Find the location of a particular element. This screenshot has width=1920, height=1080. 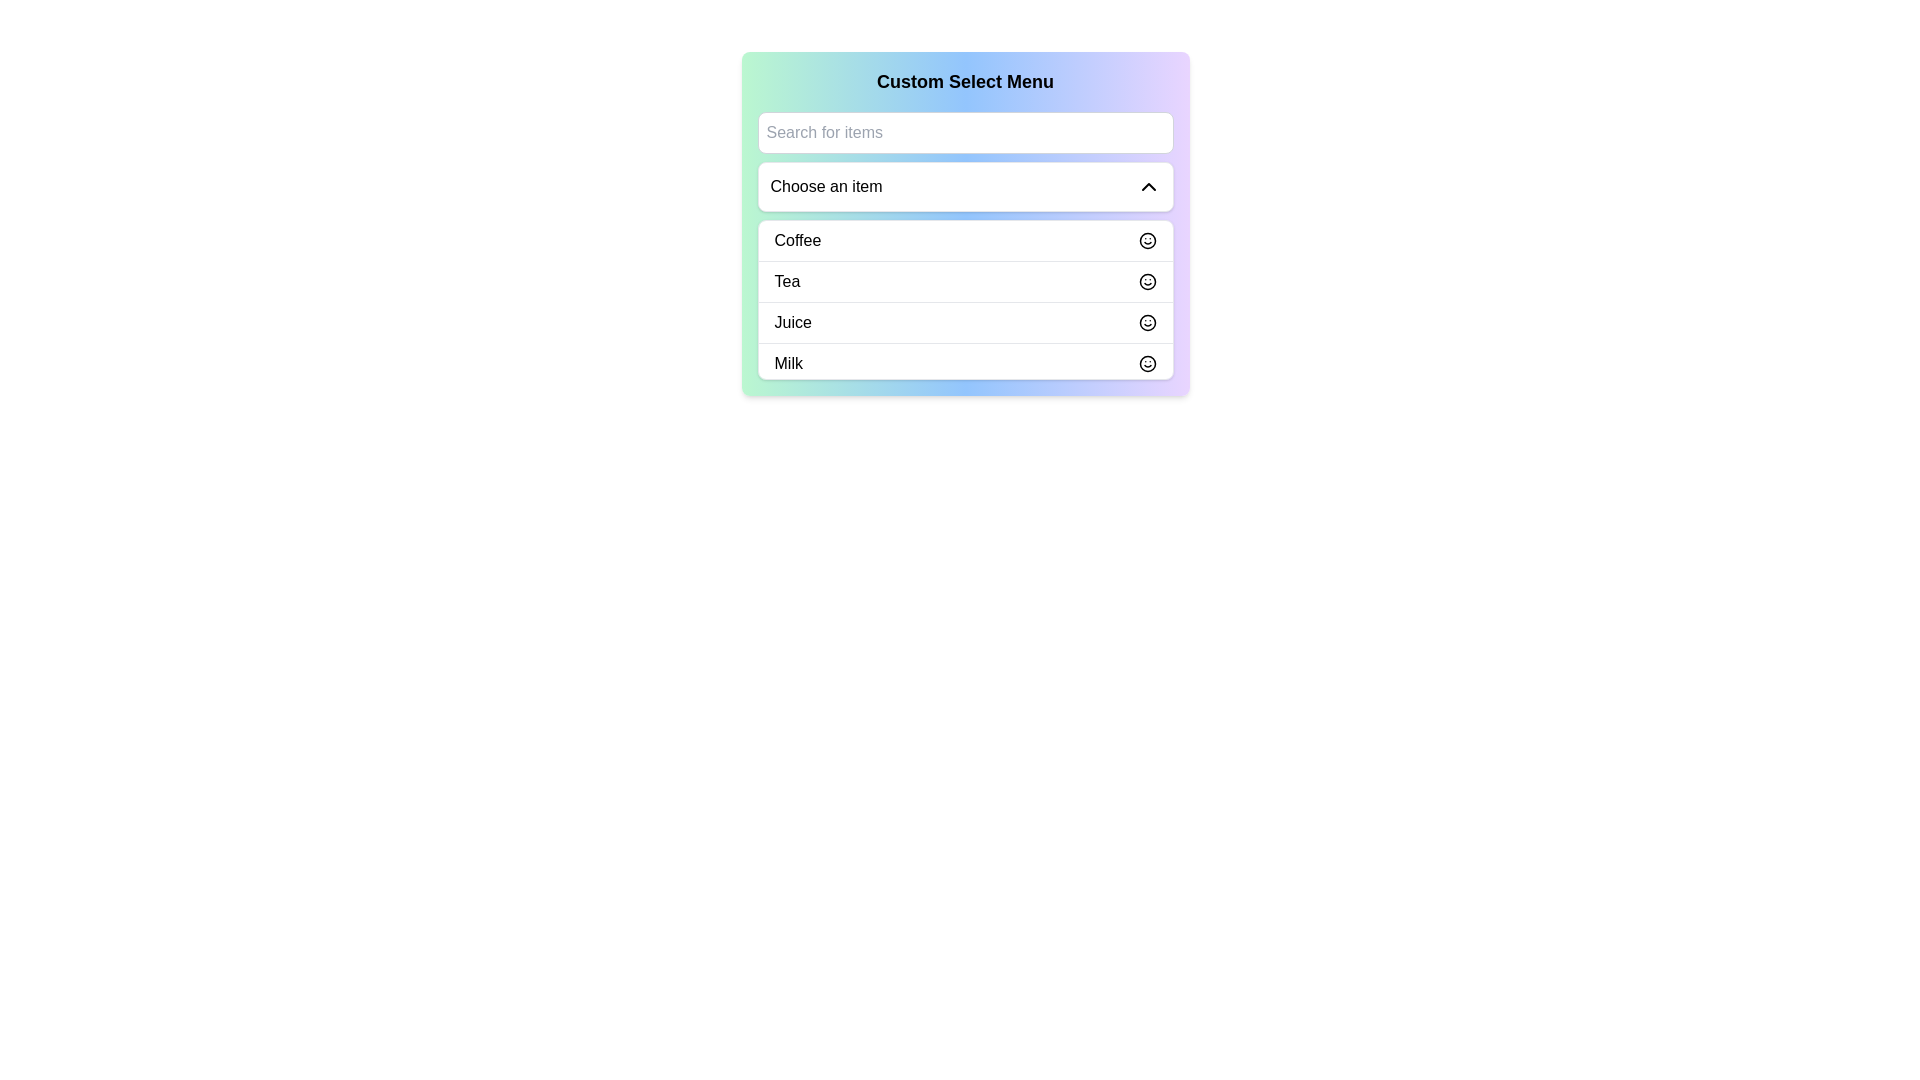

the decorative status indicator icon located at the far-right side of the list item labeled 'Milk' within the dropdown menu is located at coordinates (1147, 363).